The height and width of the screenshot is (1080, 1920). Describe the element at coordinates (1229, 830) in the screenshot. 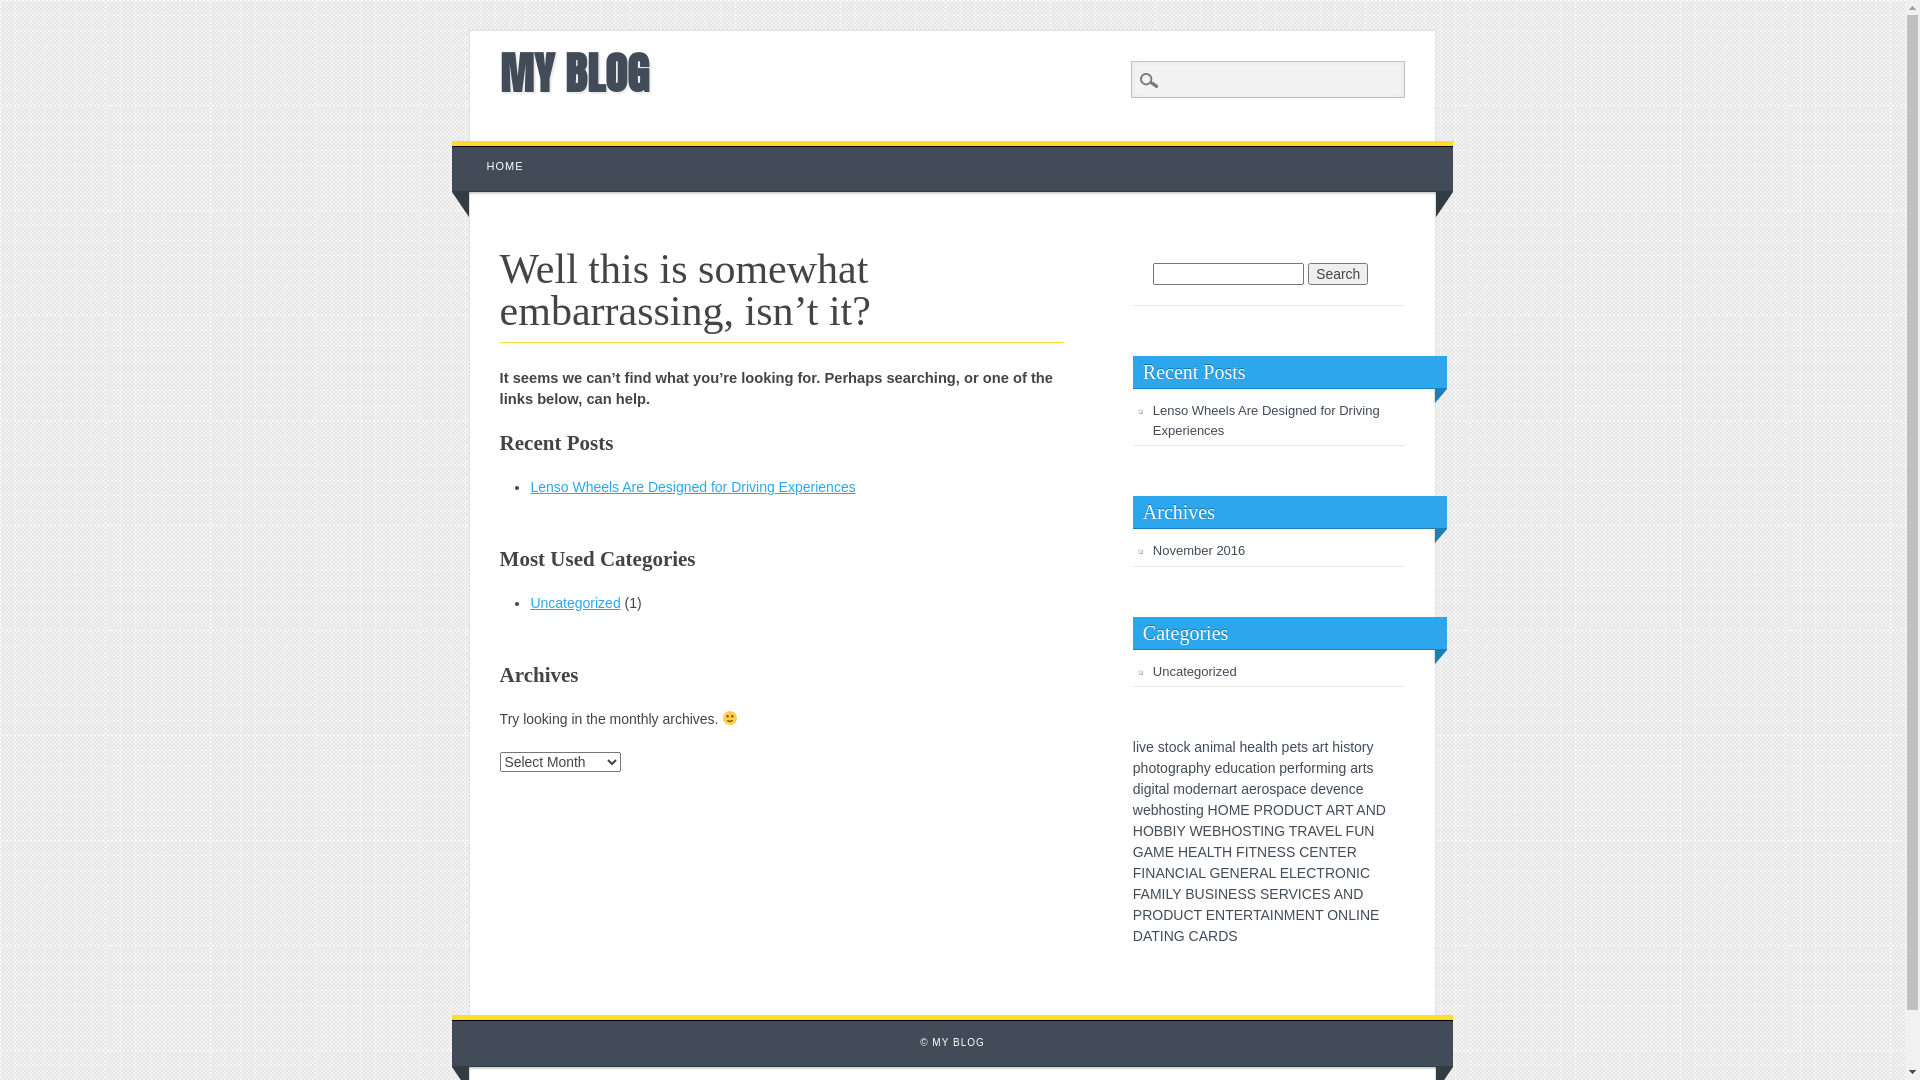

I see `'O'` at that location.